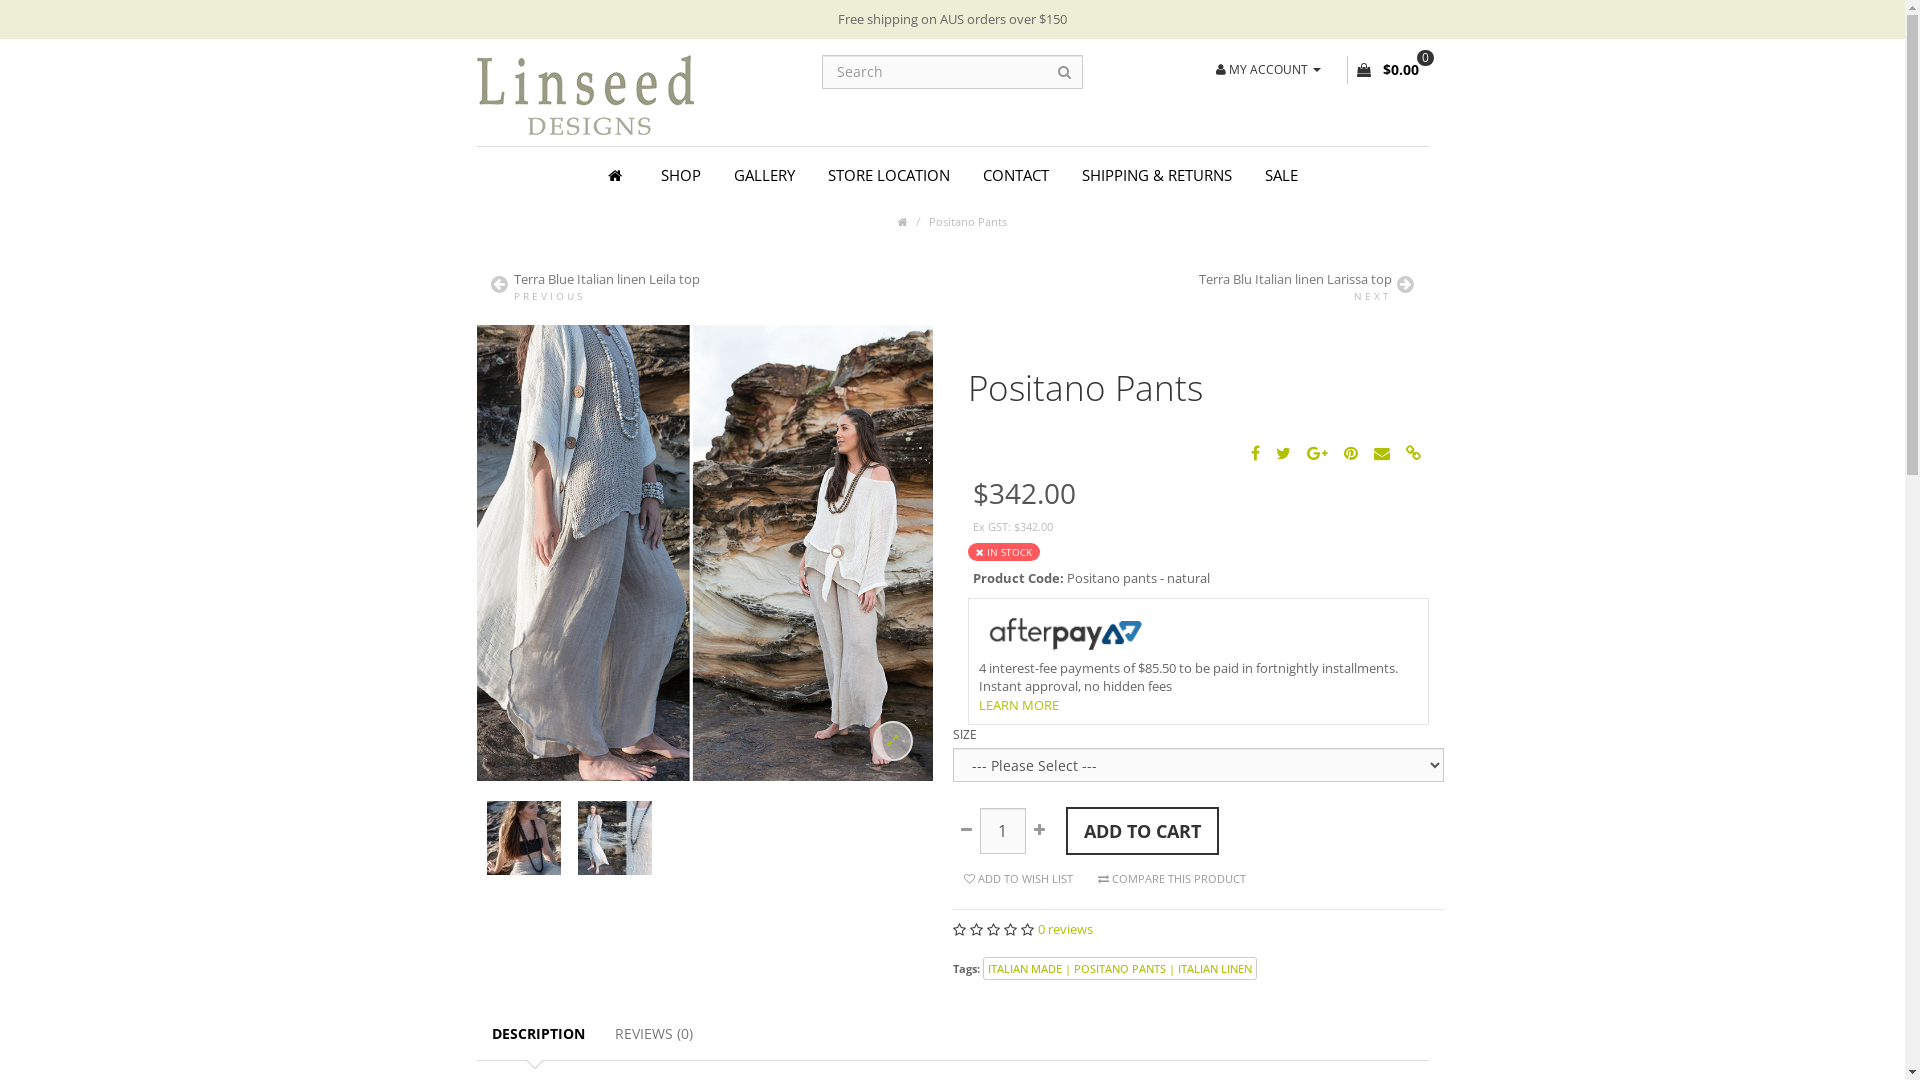 The height and width of the screenshot is (1080, 1920). Describe the element at coordinates (1037, 929) in the screenshot. I see `'0 reviews'` at that location.